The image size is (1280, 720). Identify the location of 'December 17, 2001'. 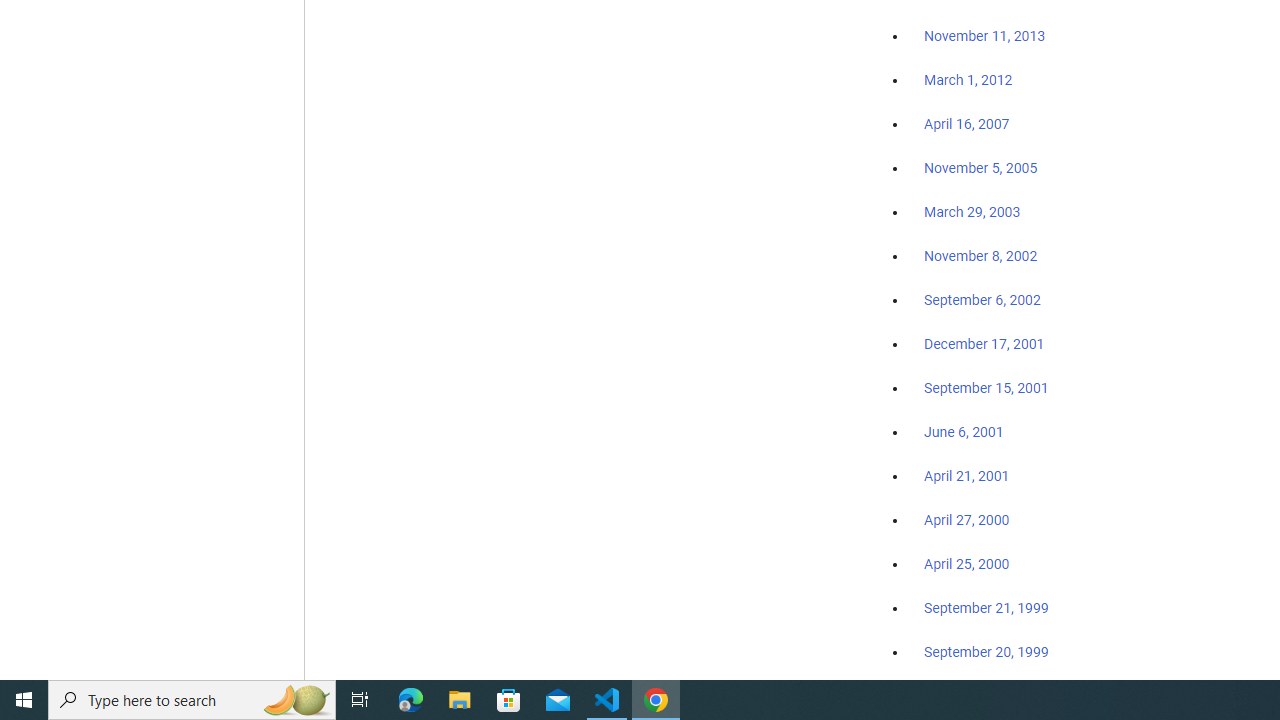
(984, 342).